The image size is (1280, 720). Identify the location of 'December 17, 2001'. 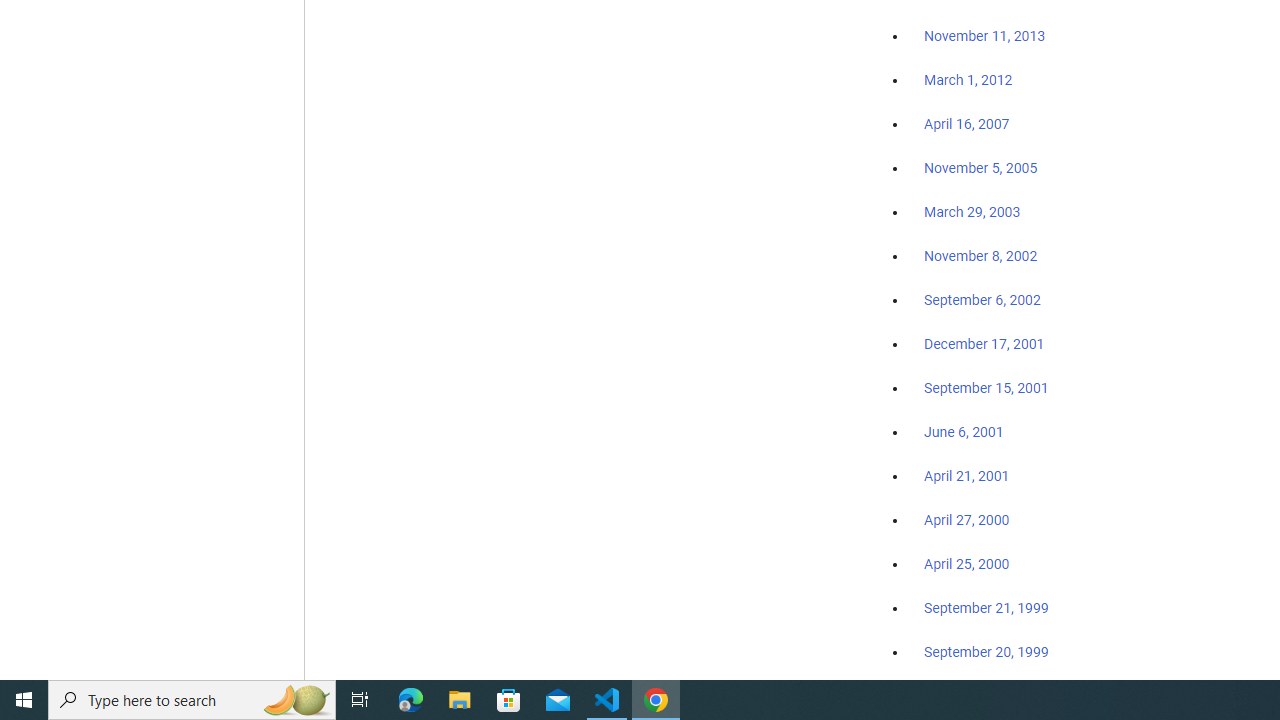
(984, 342).